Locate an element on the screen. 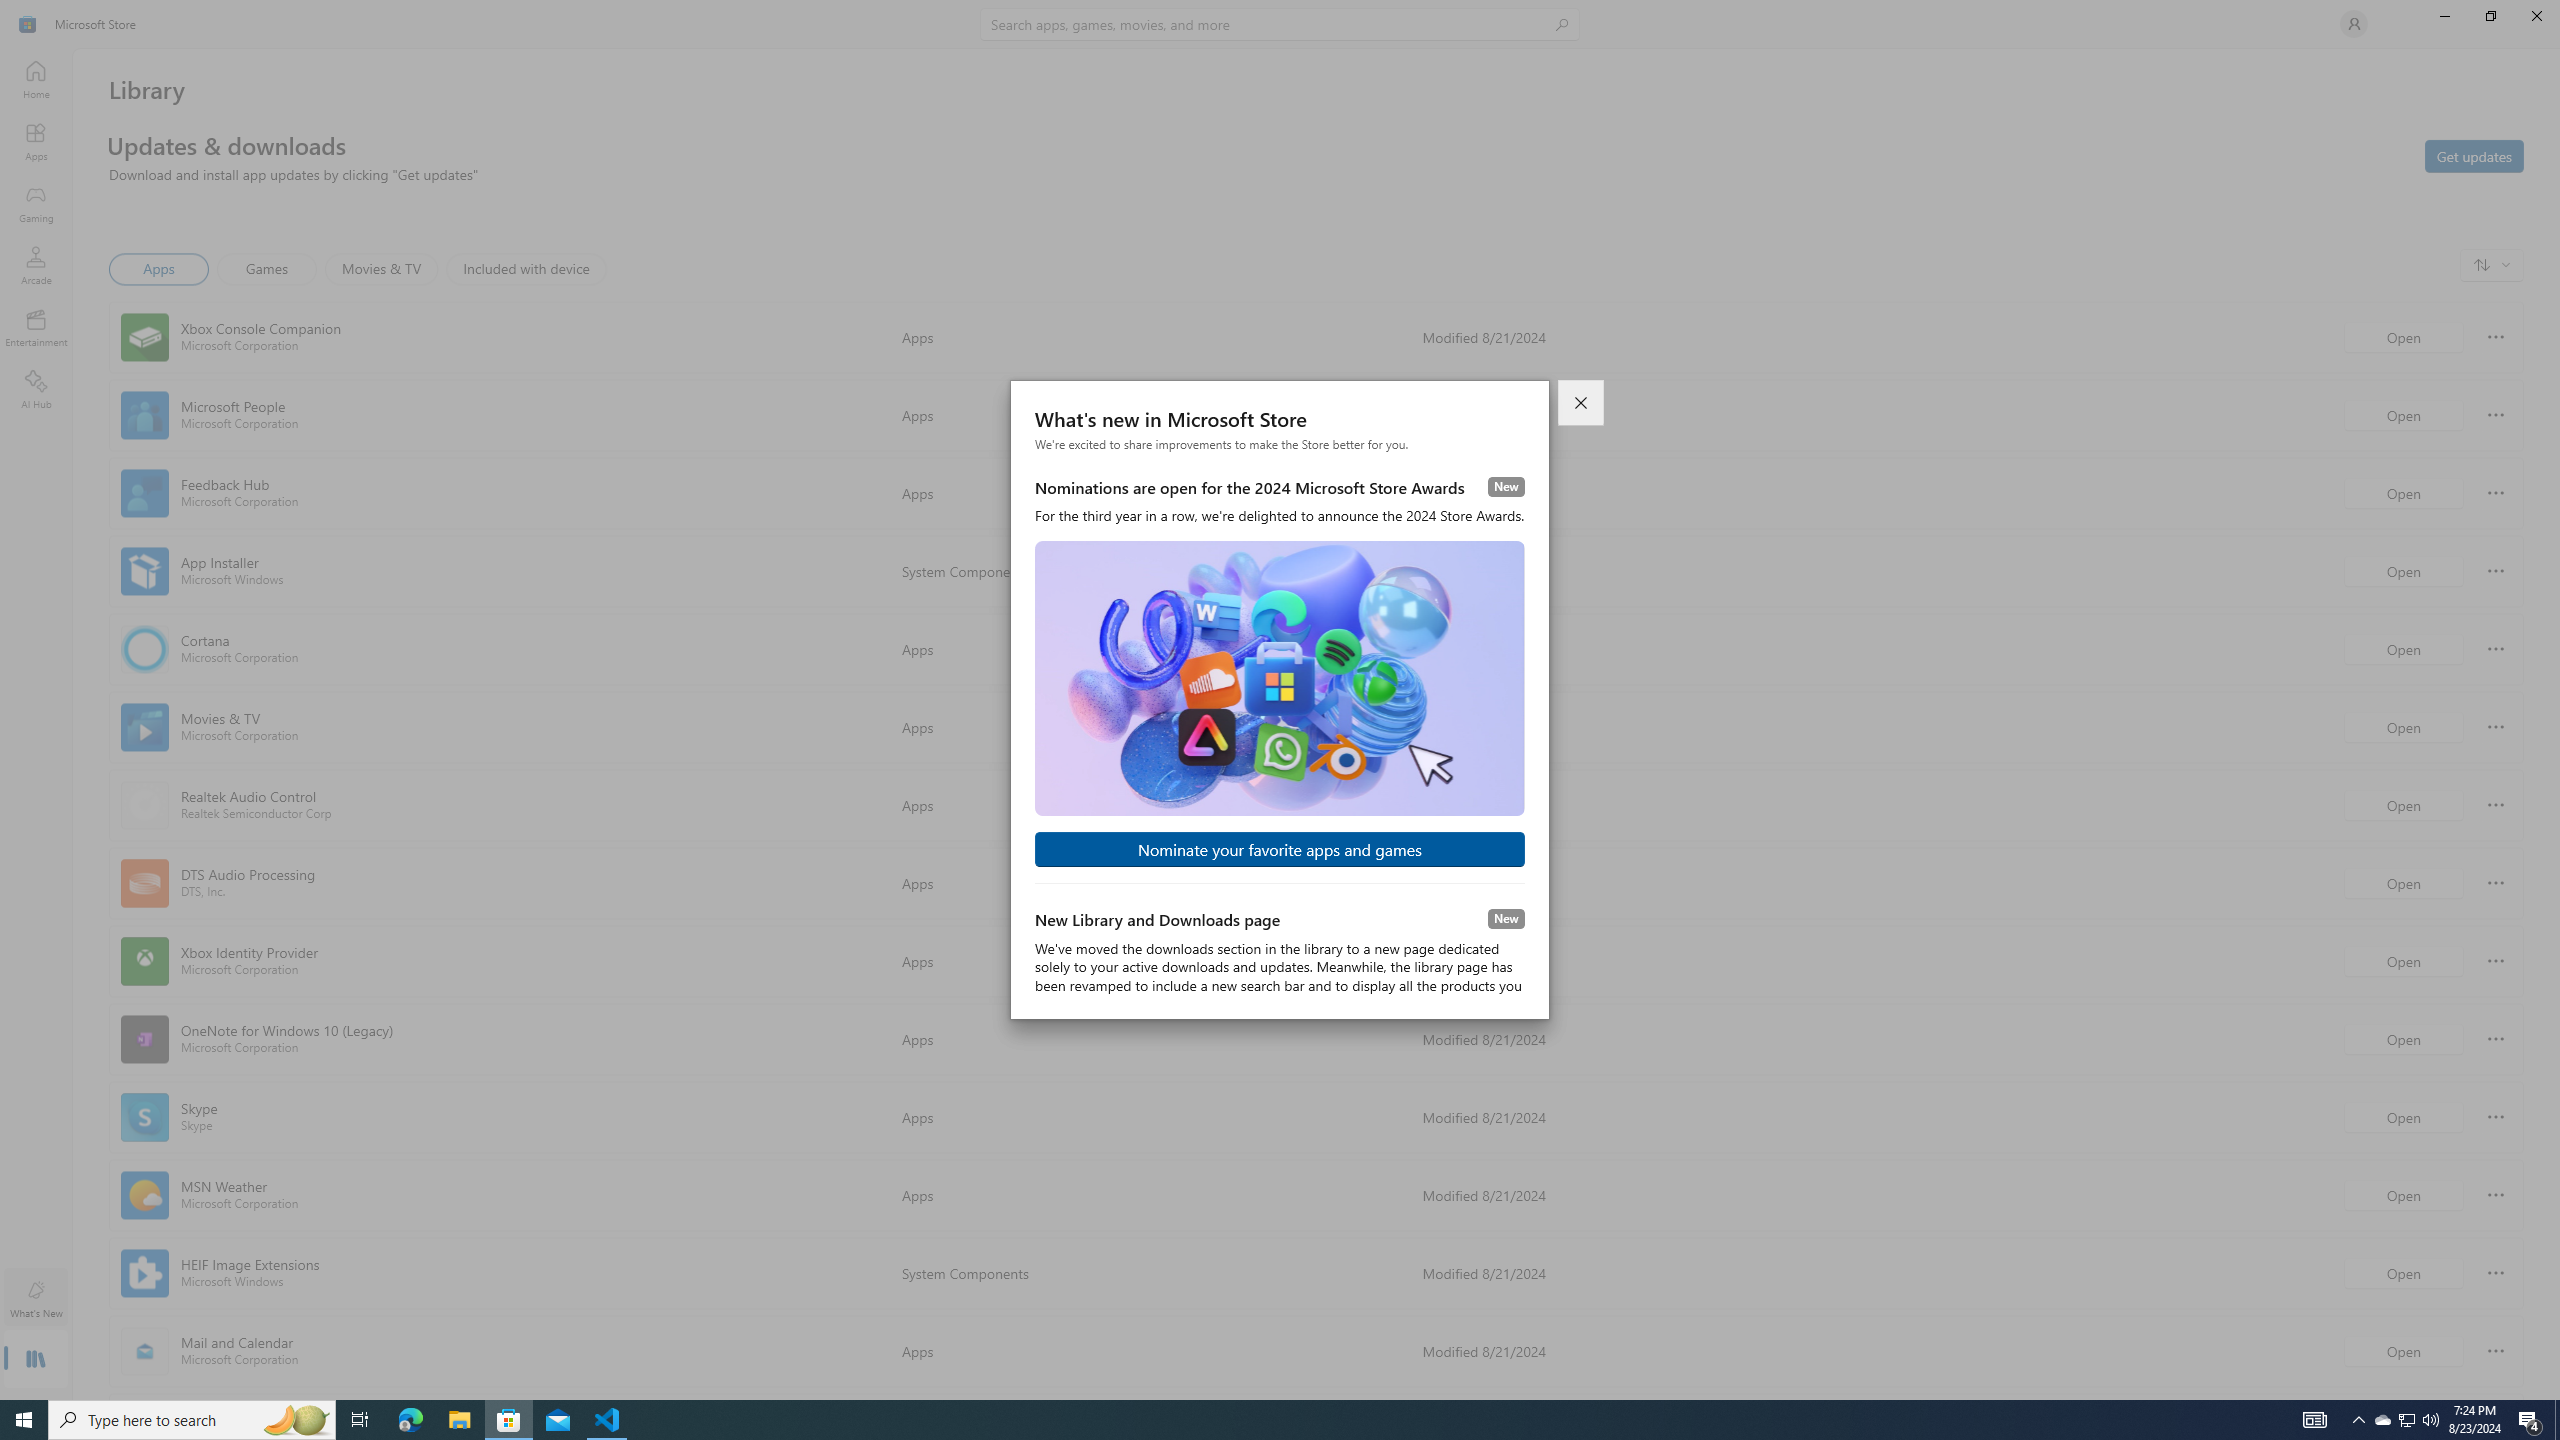 The width and height of the screenshot is (2560, 1440). 'AI Hub' is located at coordinates (34, 388).